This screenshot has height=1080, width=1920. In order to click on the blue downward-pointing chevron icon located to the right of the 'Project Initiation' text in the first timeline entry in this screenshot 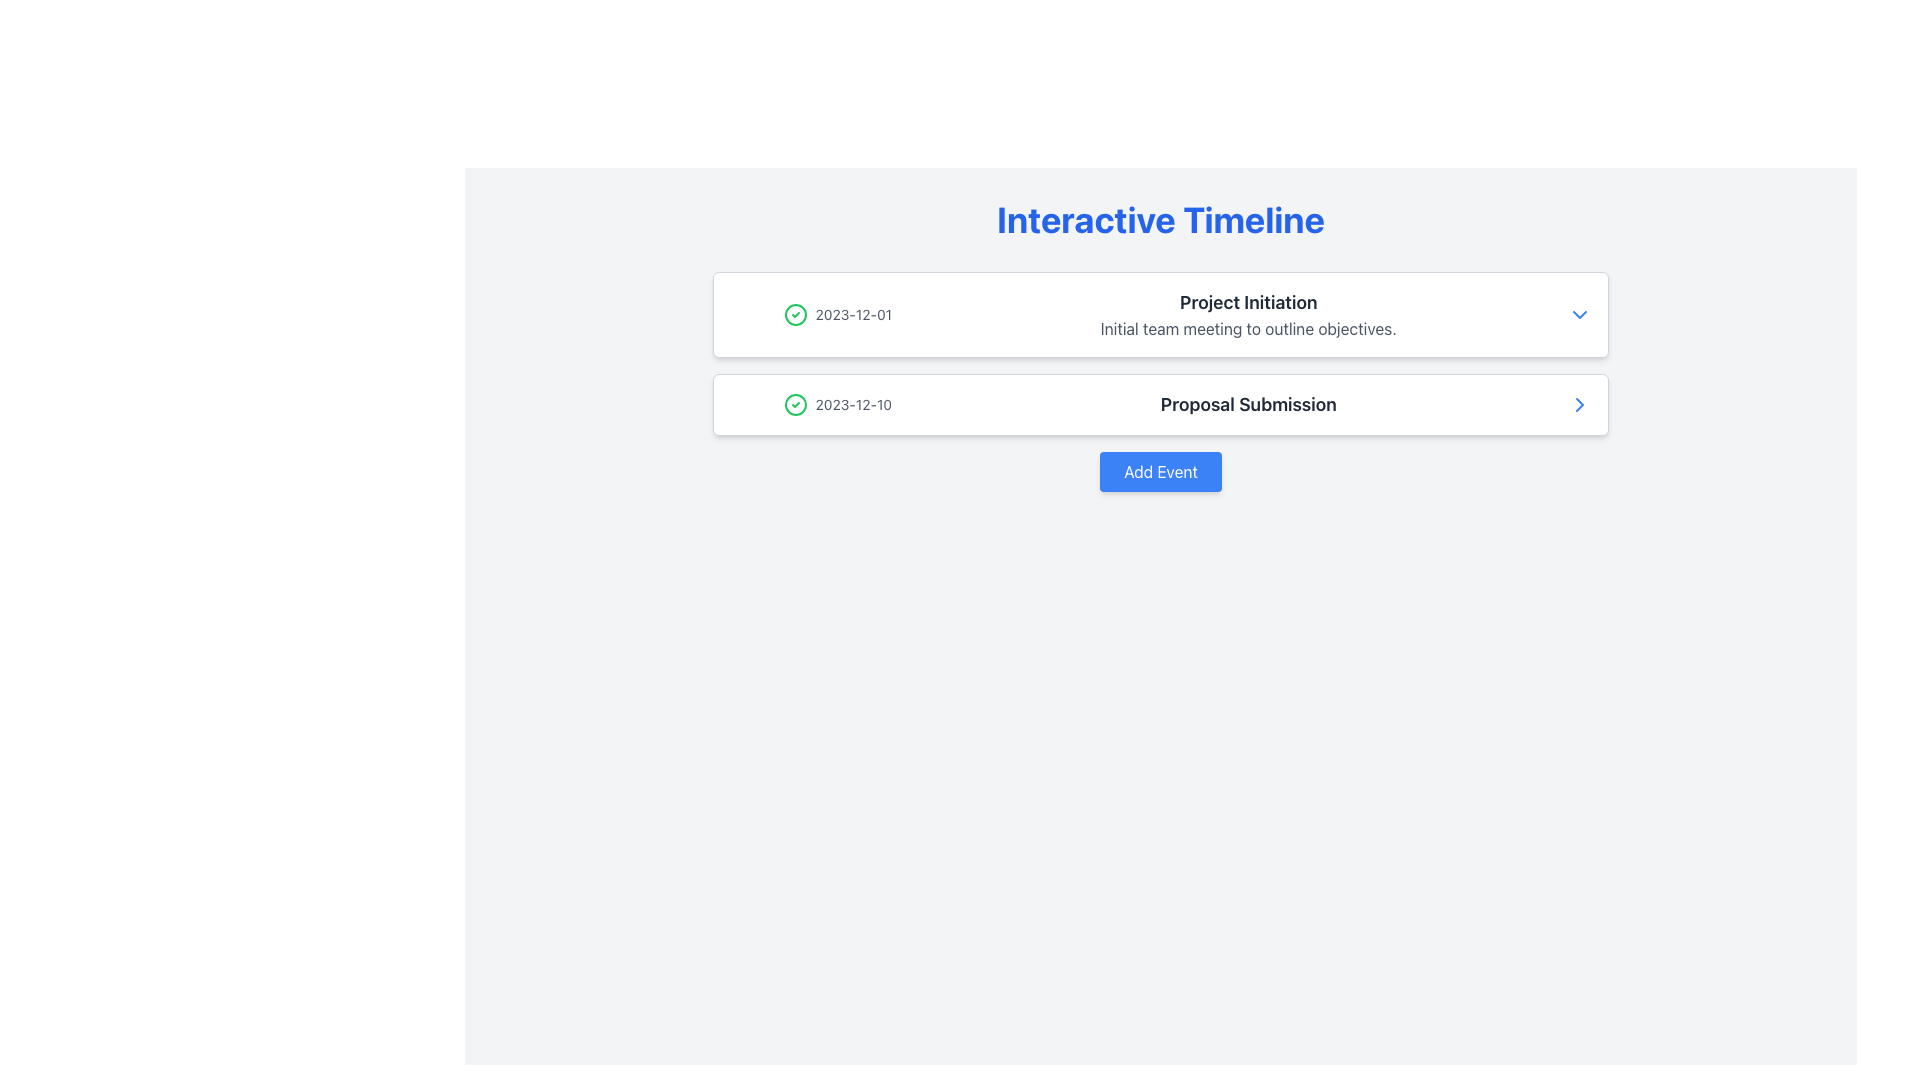, I will do `click(1578, 315)`.